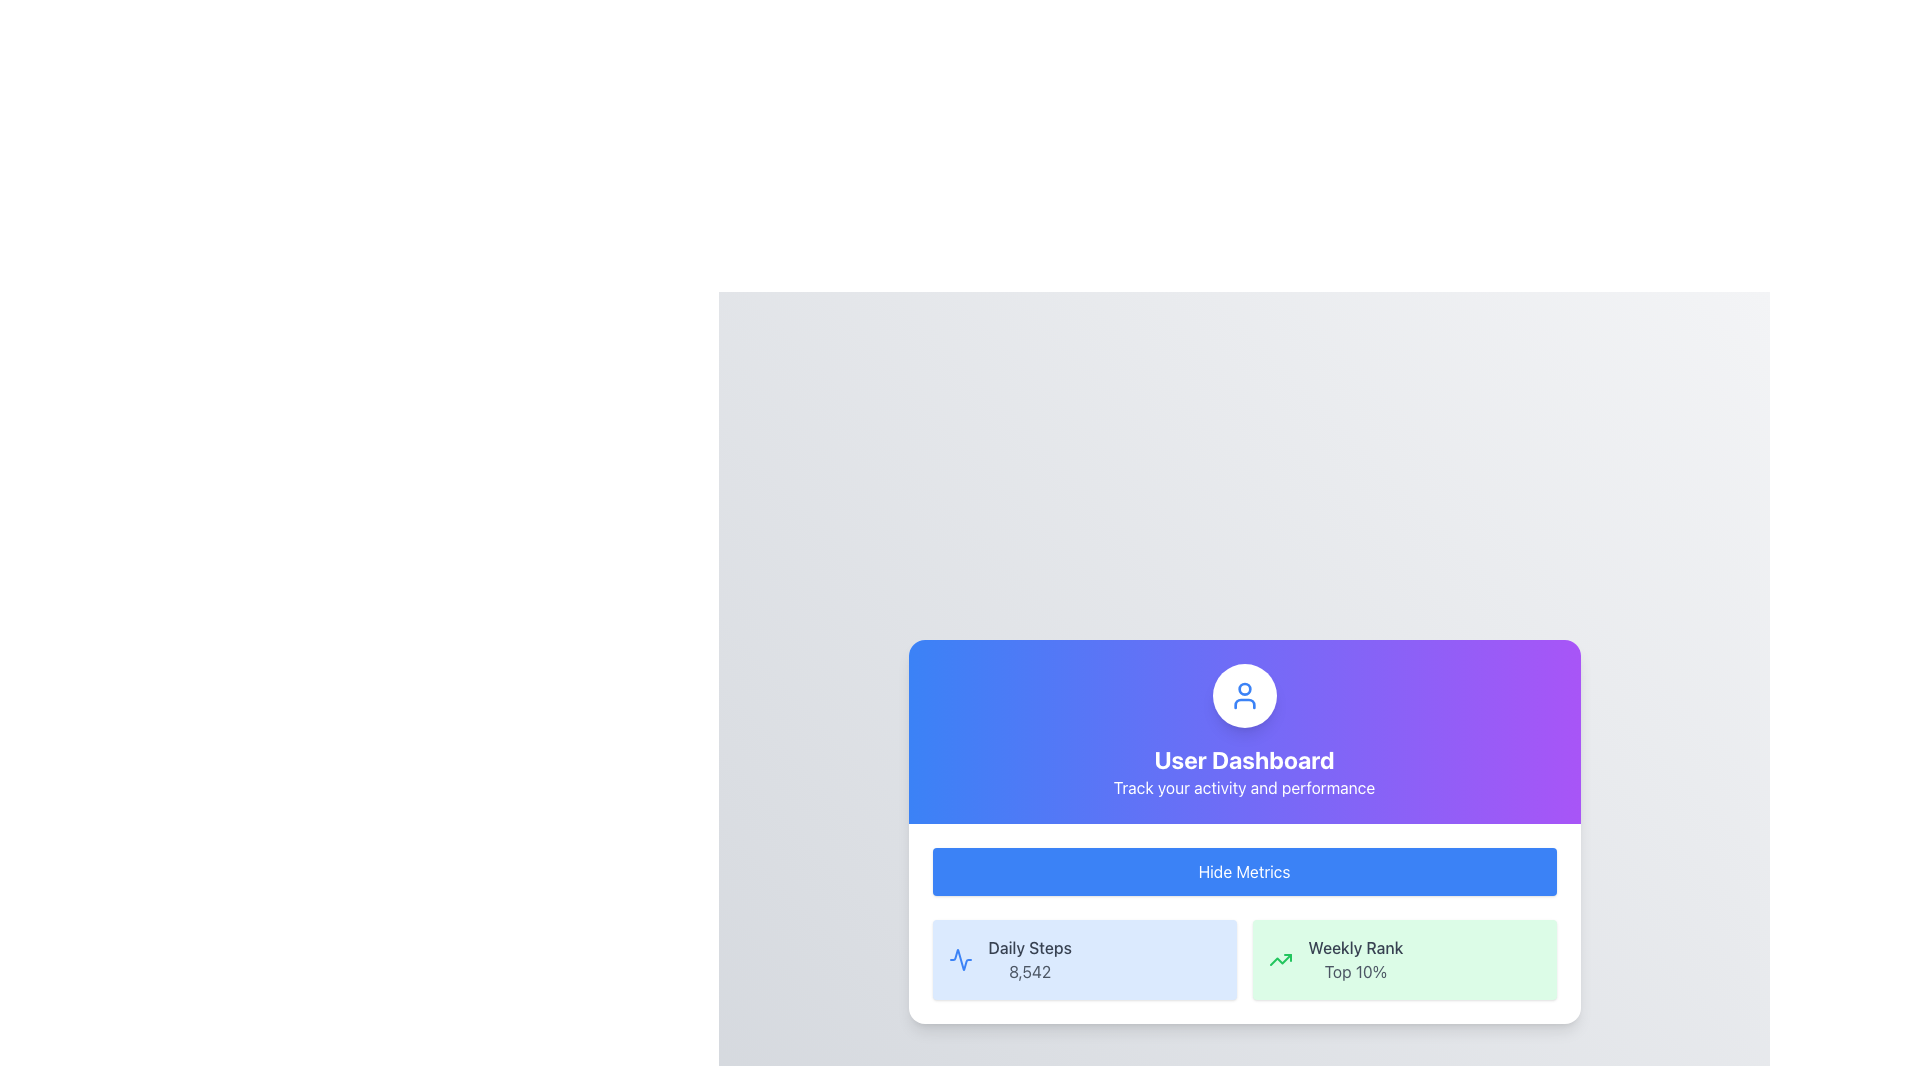 This screenshot has width=1920, height=1080. I want to click on the text display block that shows 'Daily Steps' with the value '8,542' in a light-blue shaded box, located below the 'Hide Metrics' button and to the left of the 'Weekly Rank' box, so click(1030, 959).